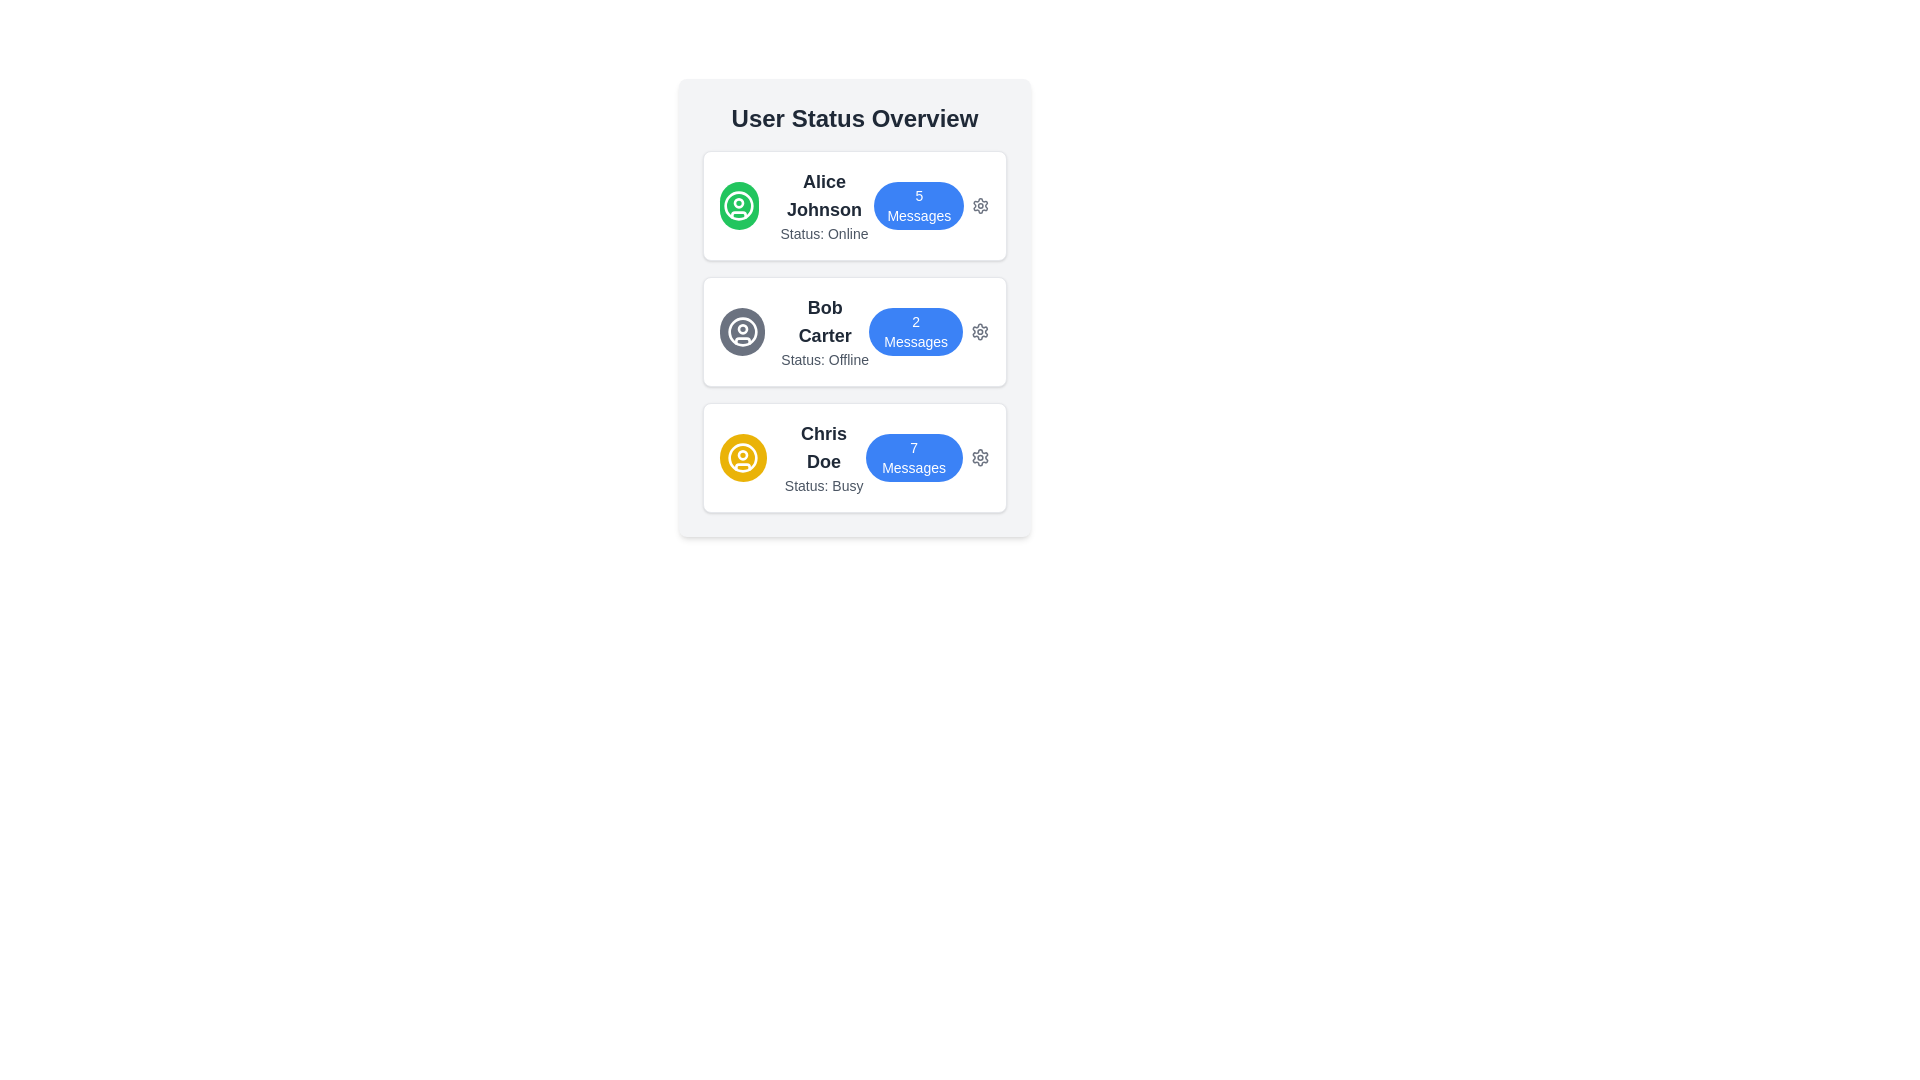 This screenshot has height=1080, width=1920. Describe the element at coordinates (741, 330) in the screenshot. I see `the Avatar icon representing 'Bob Carter', which is a circular icon with a gray background and a white user-shaped figure, located to the left of the name and status text` at that location.